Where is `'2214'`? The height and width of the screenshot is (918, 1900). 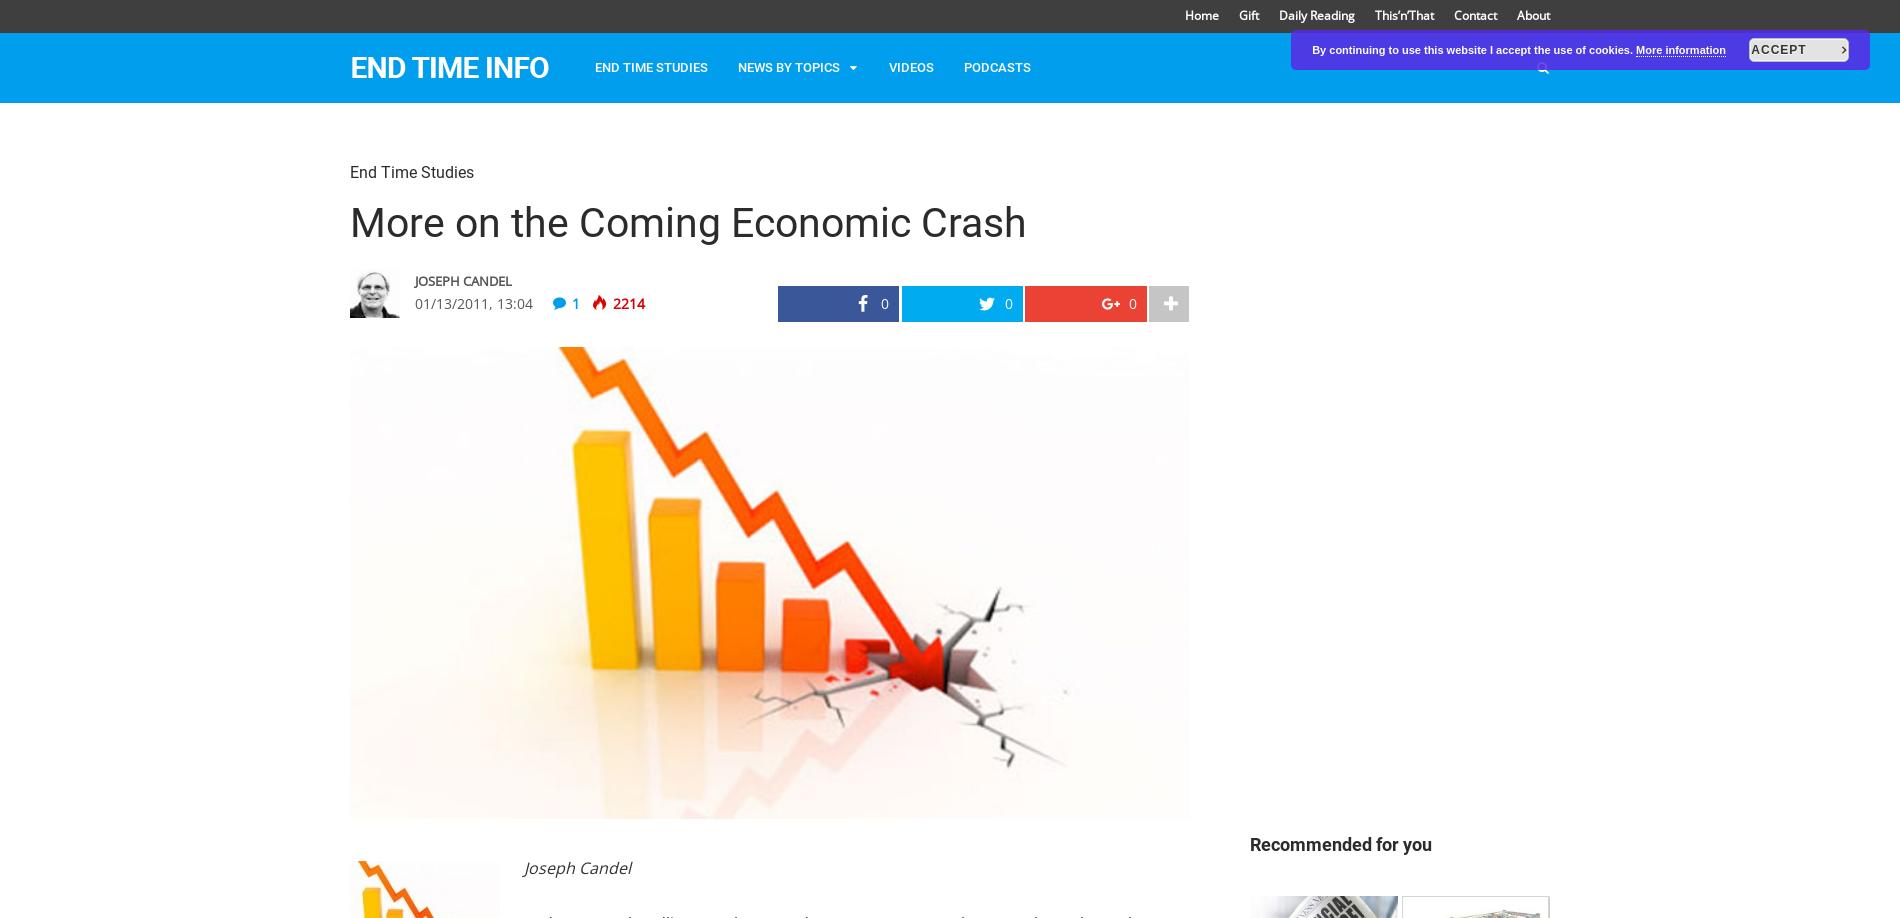
'2214' is located at coordinates (627, 301).